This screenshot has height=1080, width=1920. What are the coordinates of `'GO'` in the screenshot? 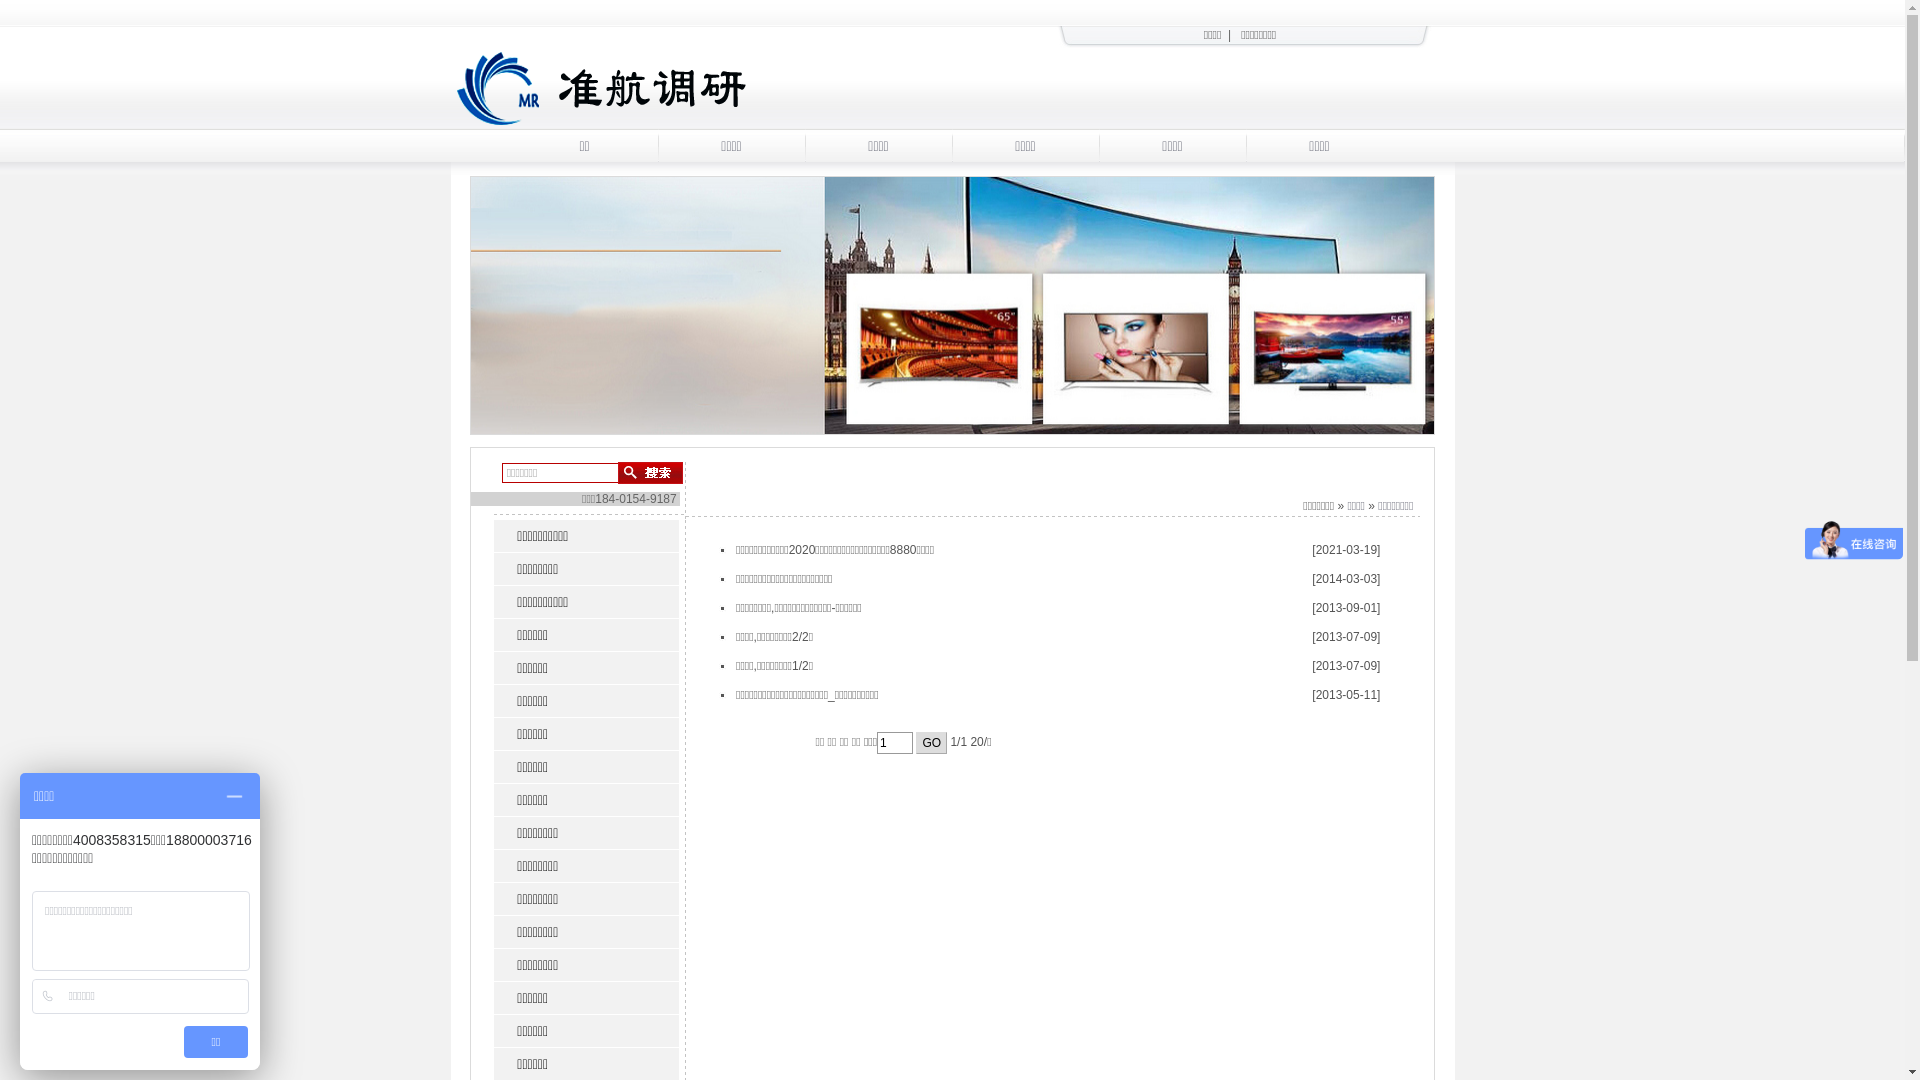 It's located at (915, 743).